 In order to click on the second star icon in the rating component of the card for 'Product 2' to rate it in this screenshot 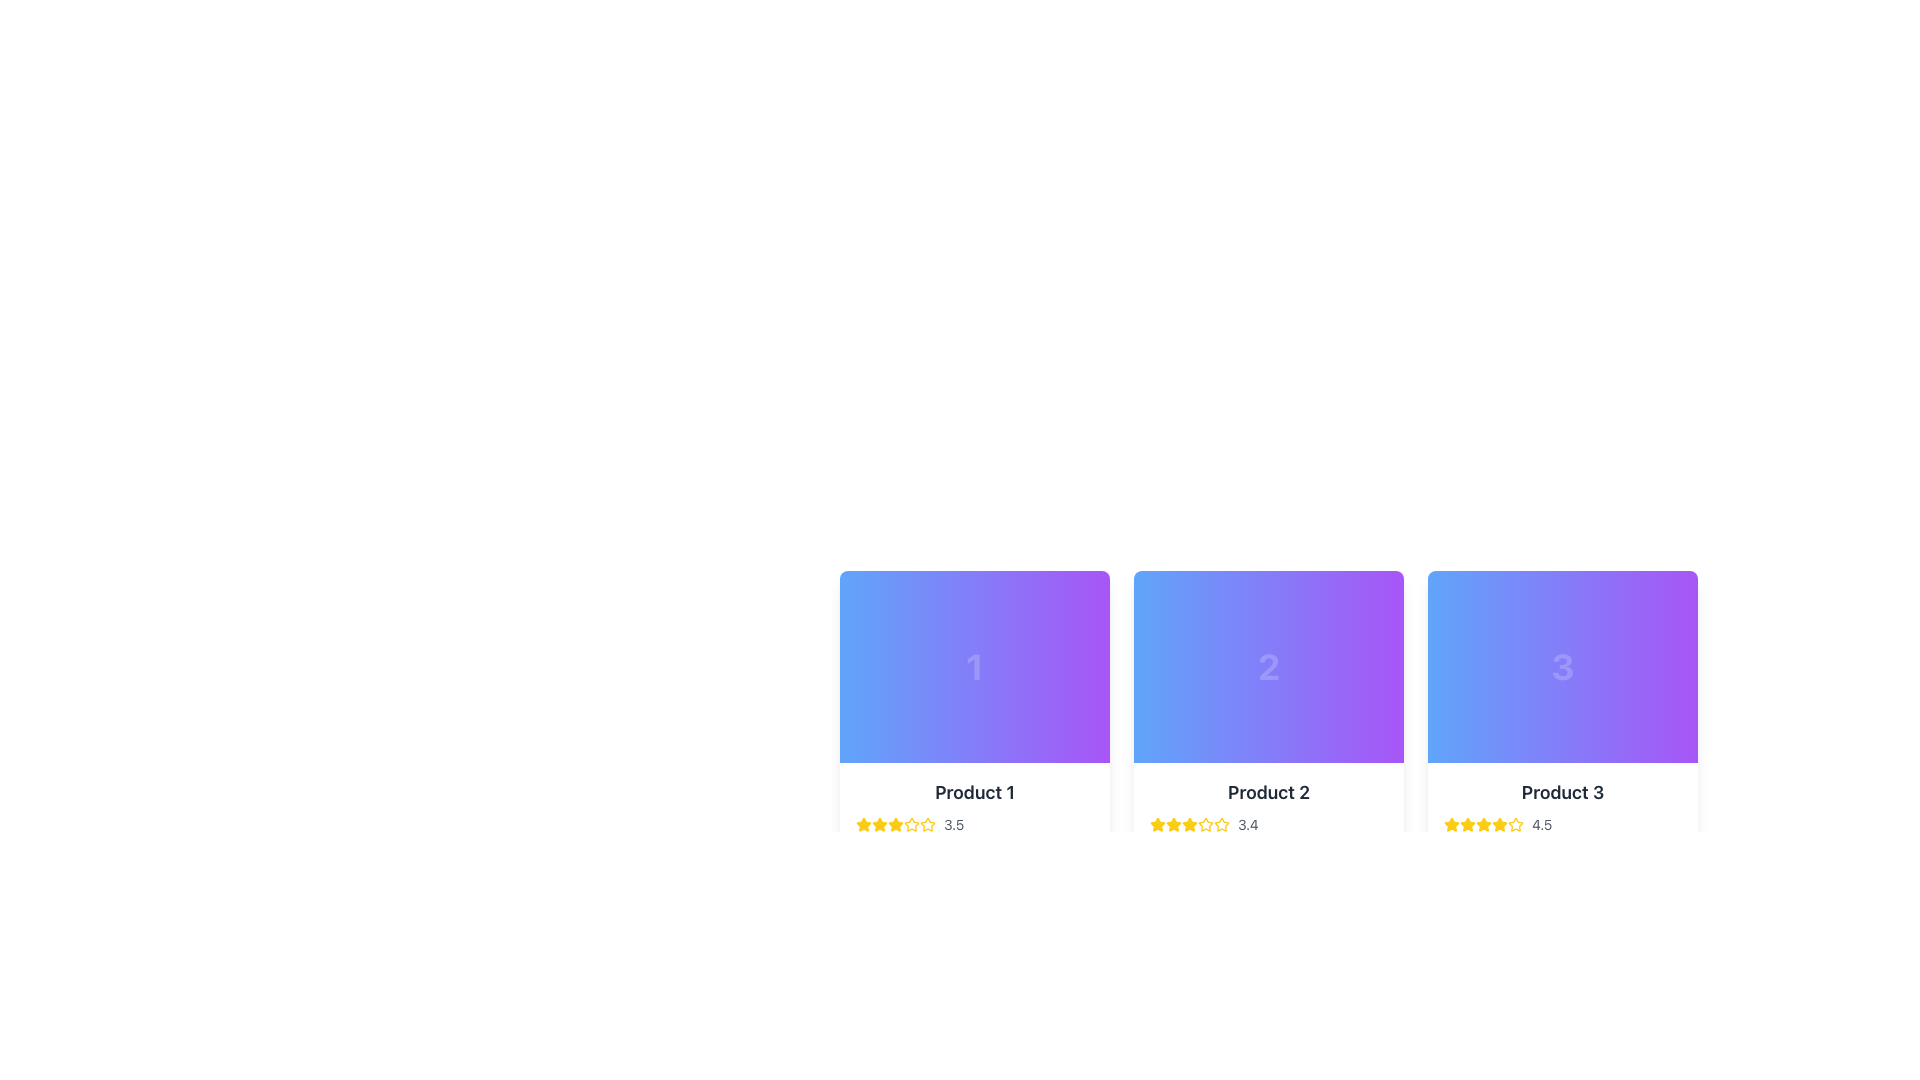, I will do `click(1190, 825)`.